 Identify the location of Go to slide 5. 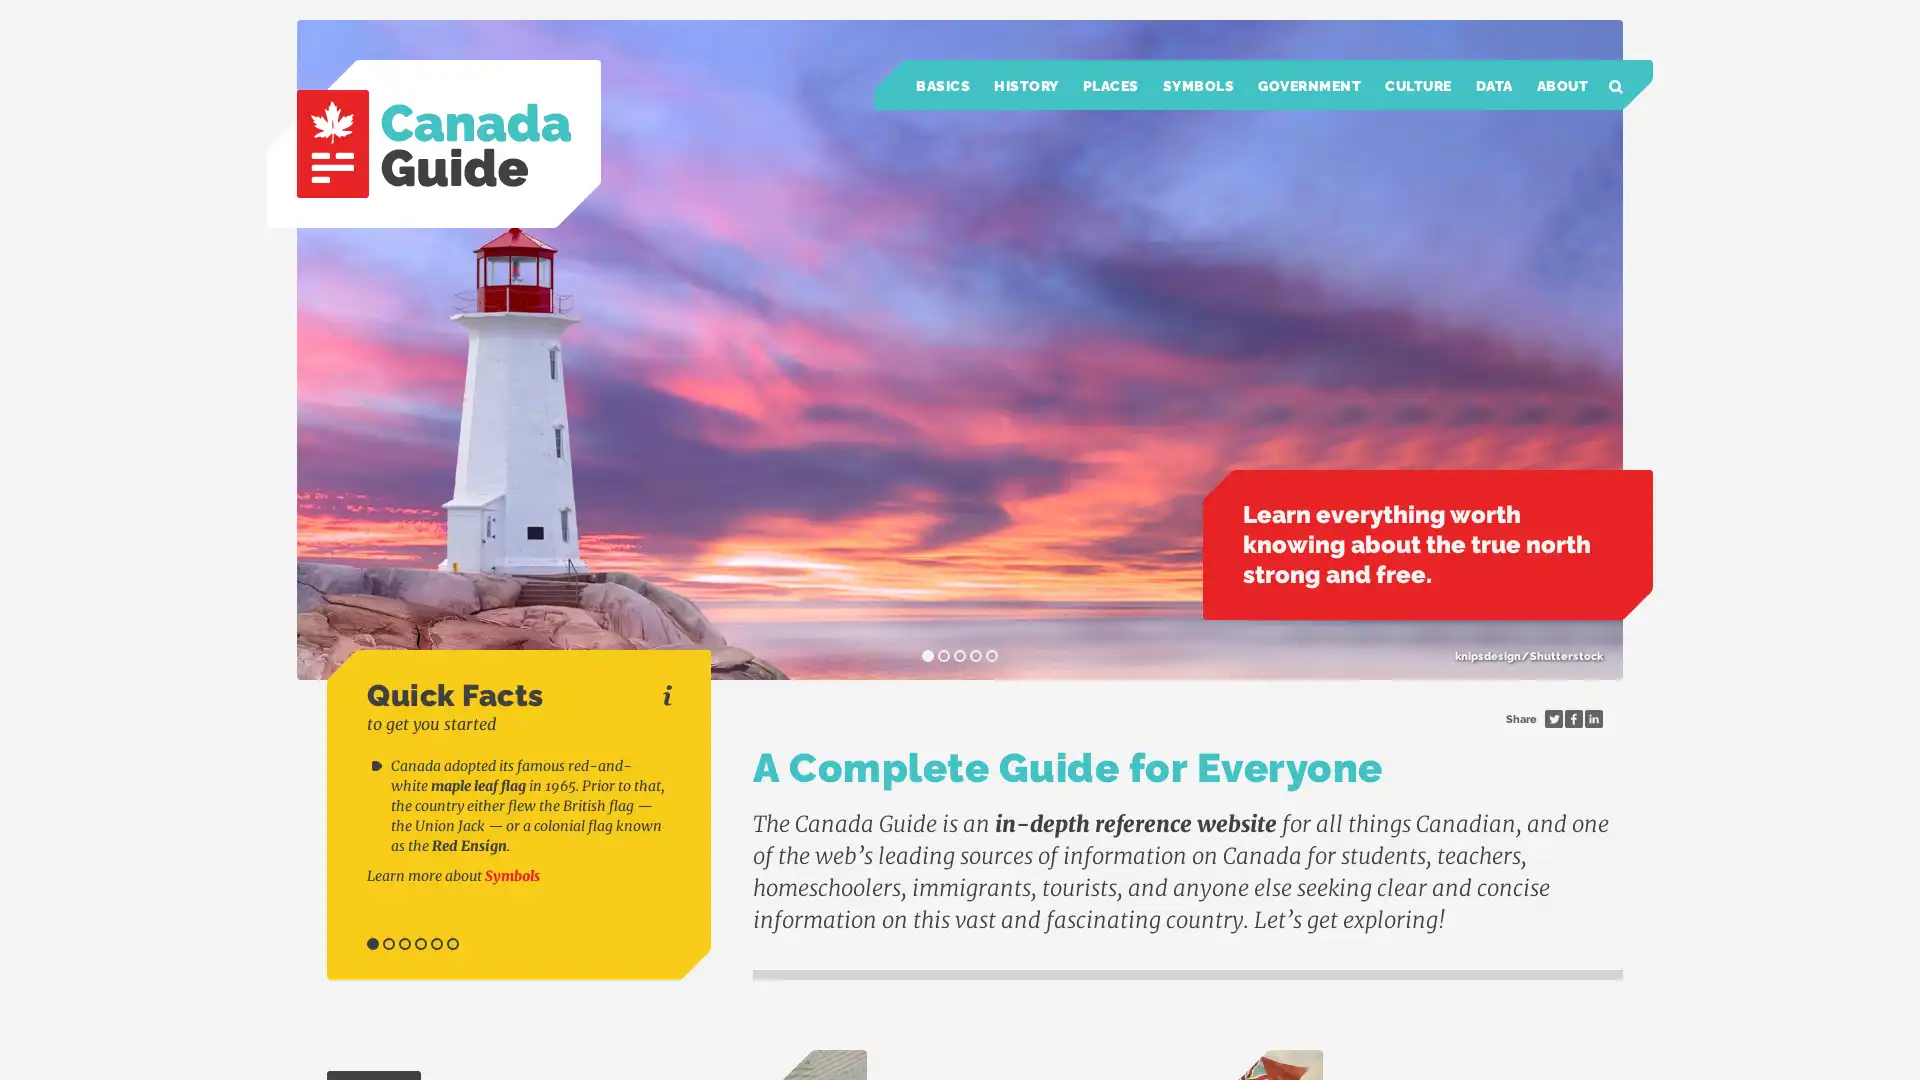
(435, 944).